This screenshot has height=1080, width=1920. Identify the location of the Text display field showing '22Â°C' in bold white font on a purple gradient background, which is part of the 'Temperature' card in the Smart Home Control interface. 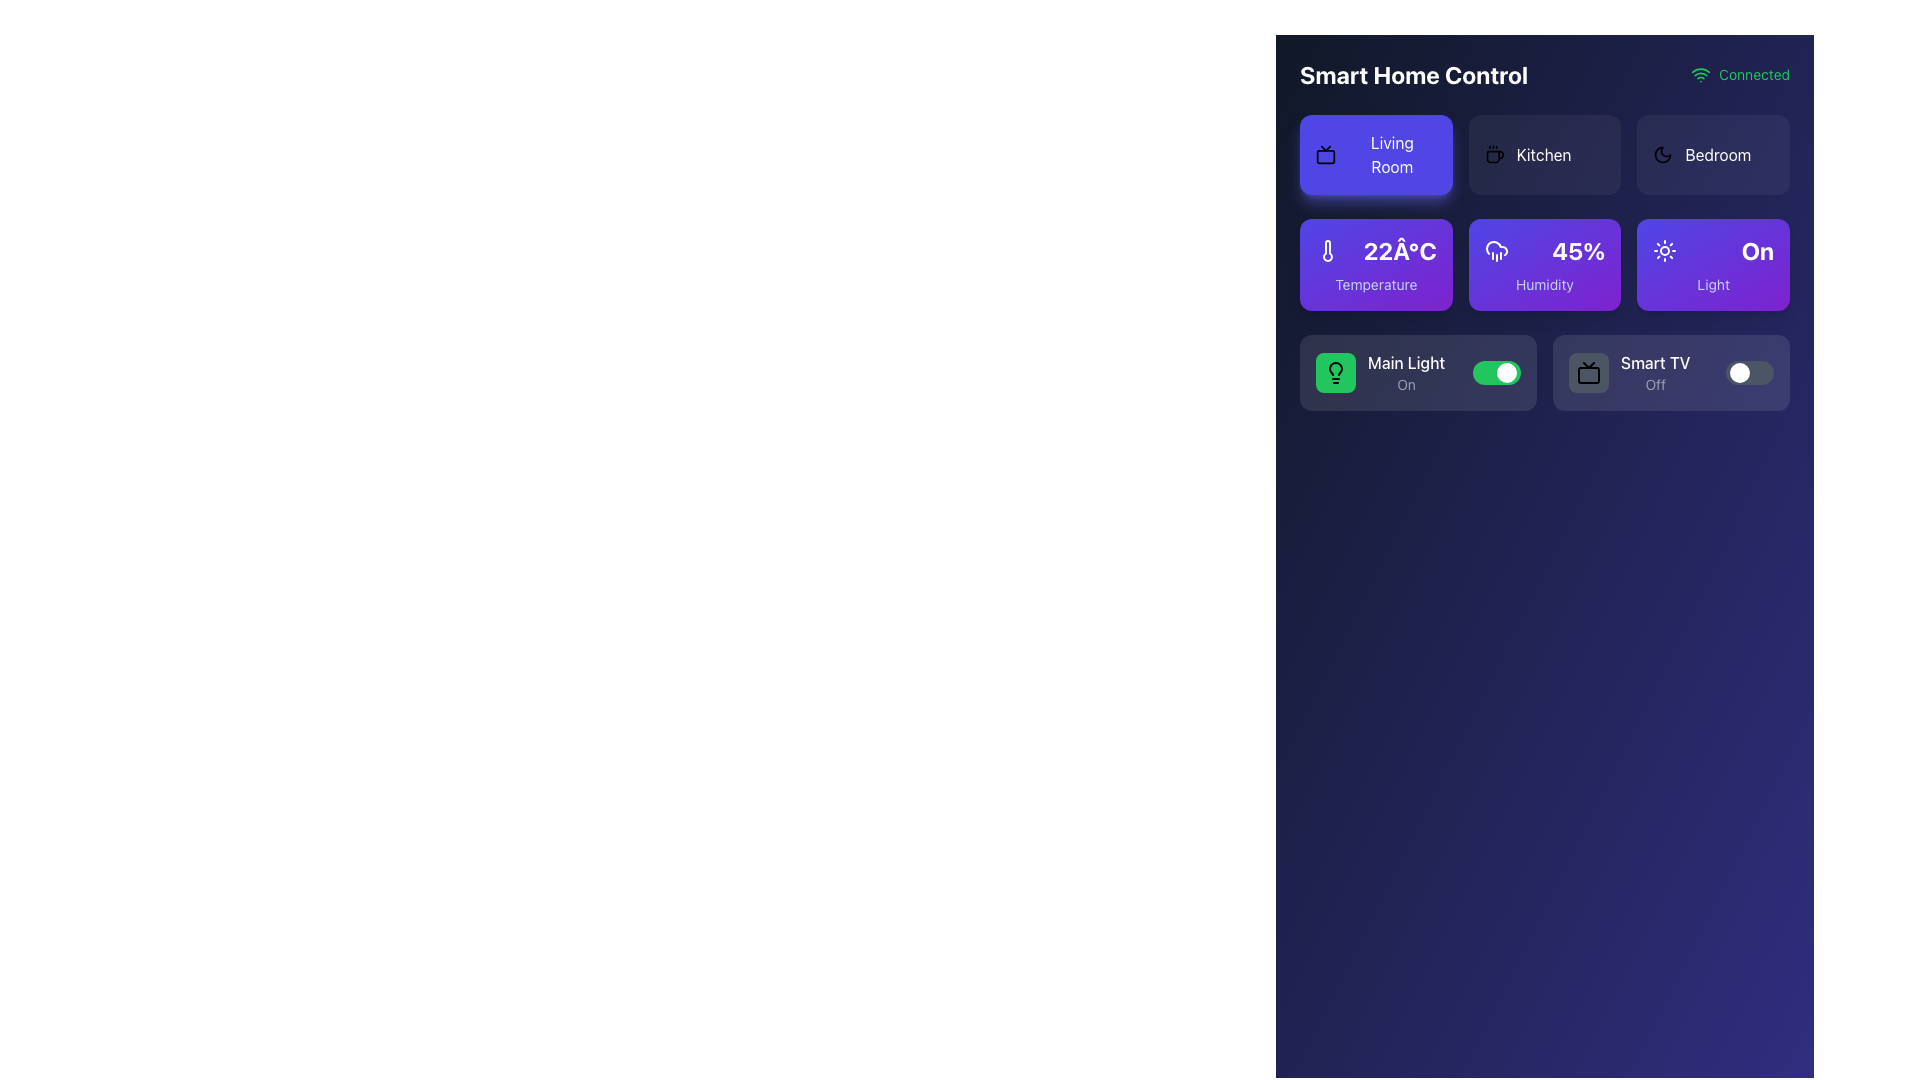
(1375, 249).